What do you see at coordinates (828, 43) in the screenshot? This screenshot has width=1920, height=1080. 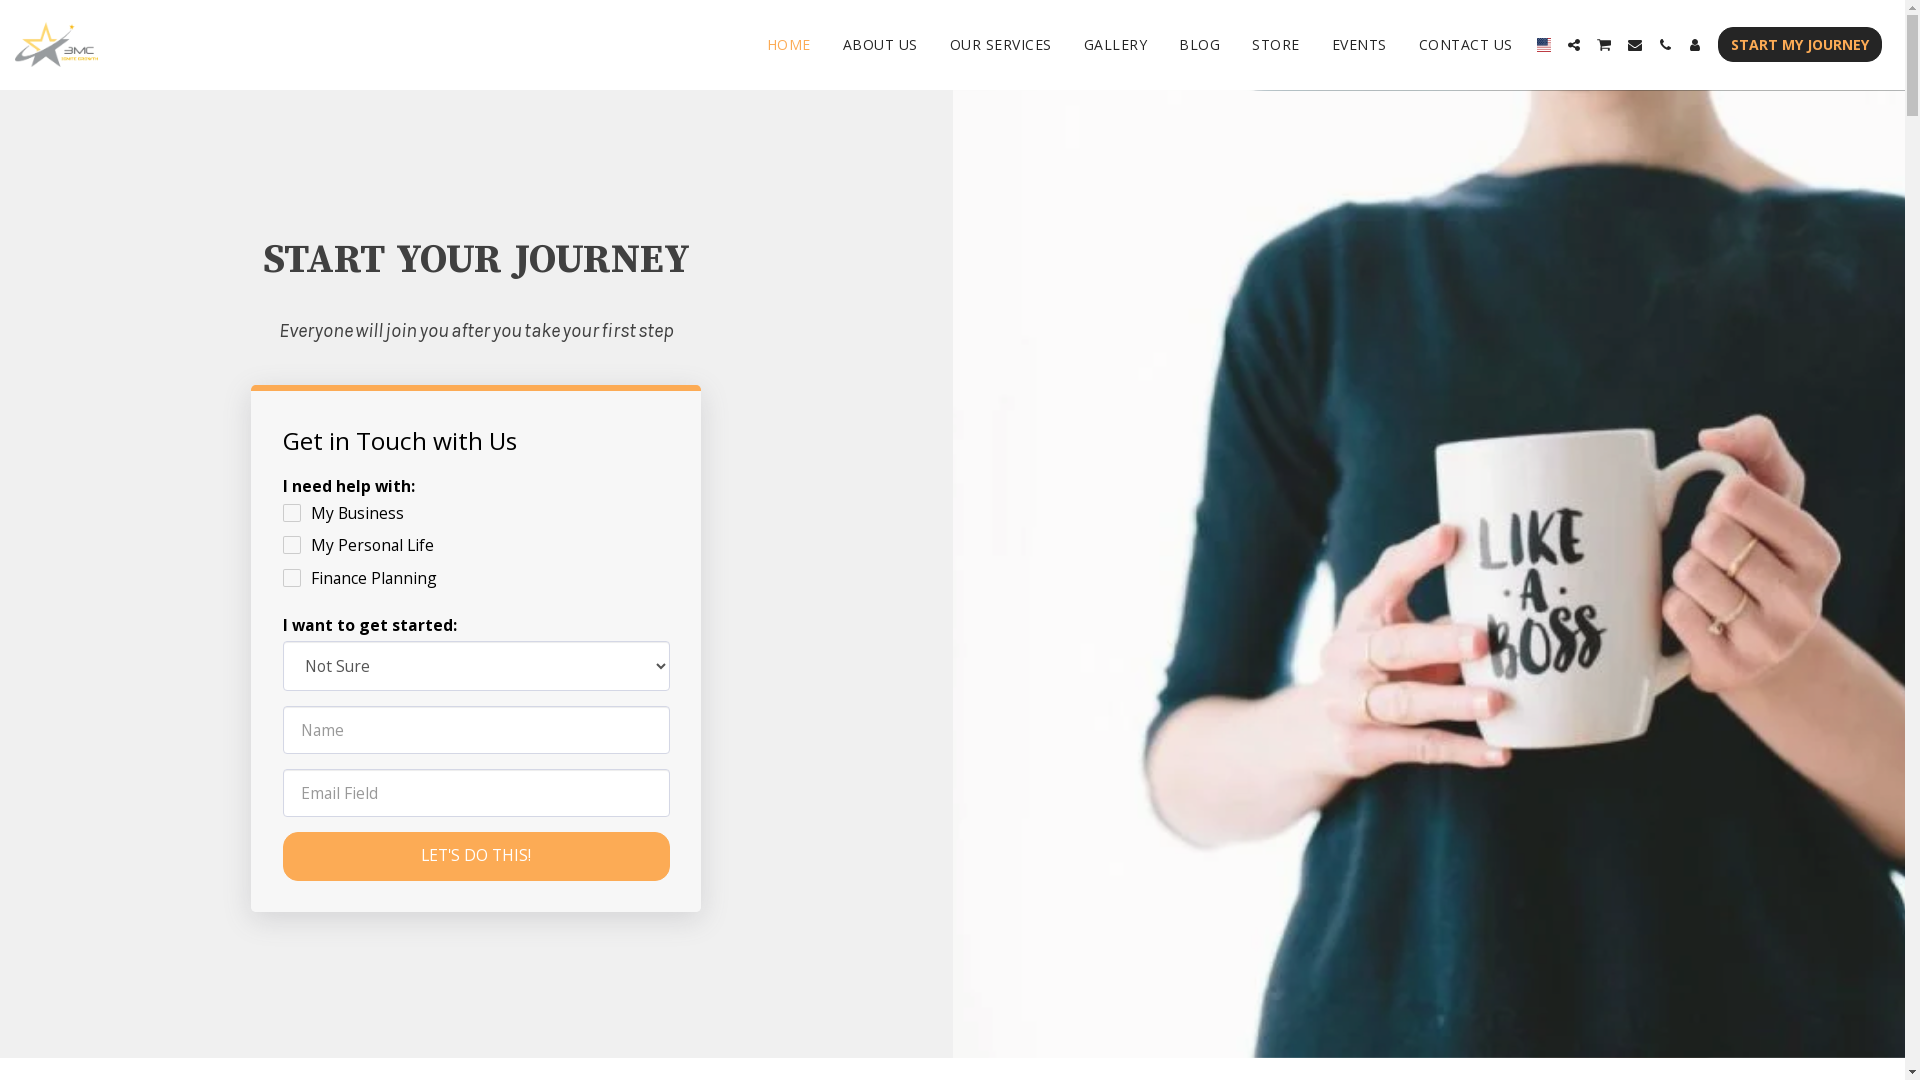 I see `'ABOUT US'` at bounding box center [828, 43].